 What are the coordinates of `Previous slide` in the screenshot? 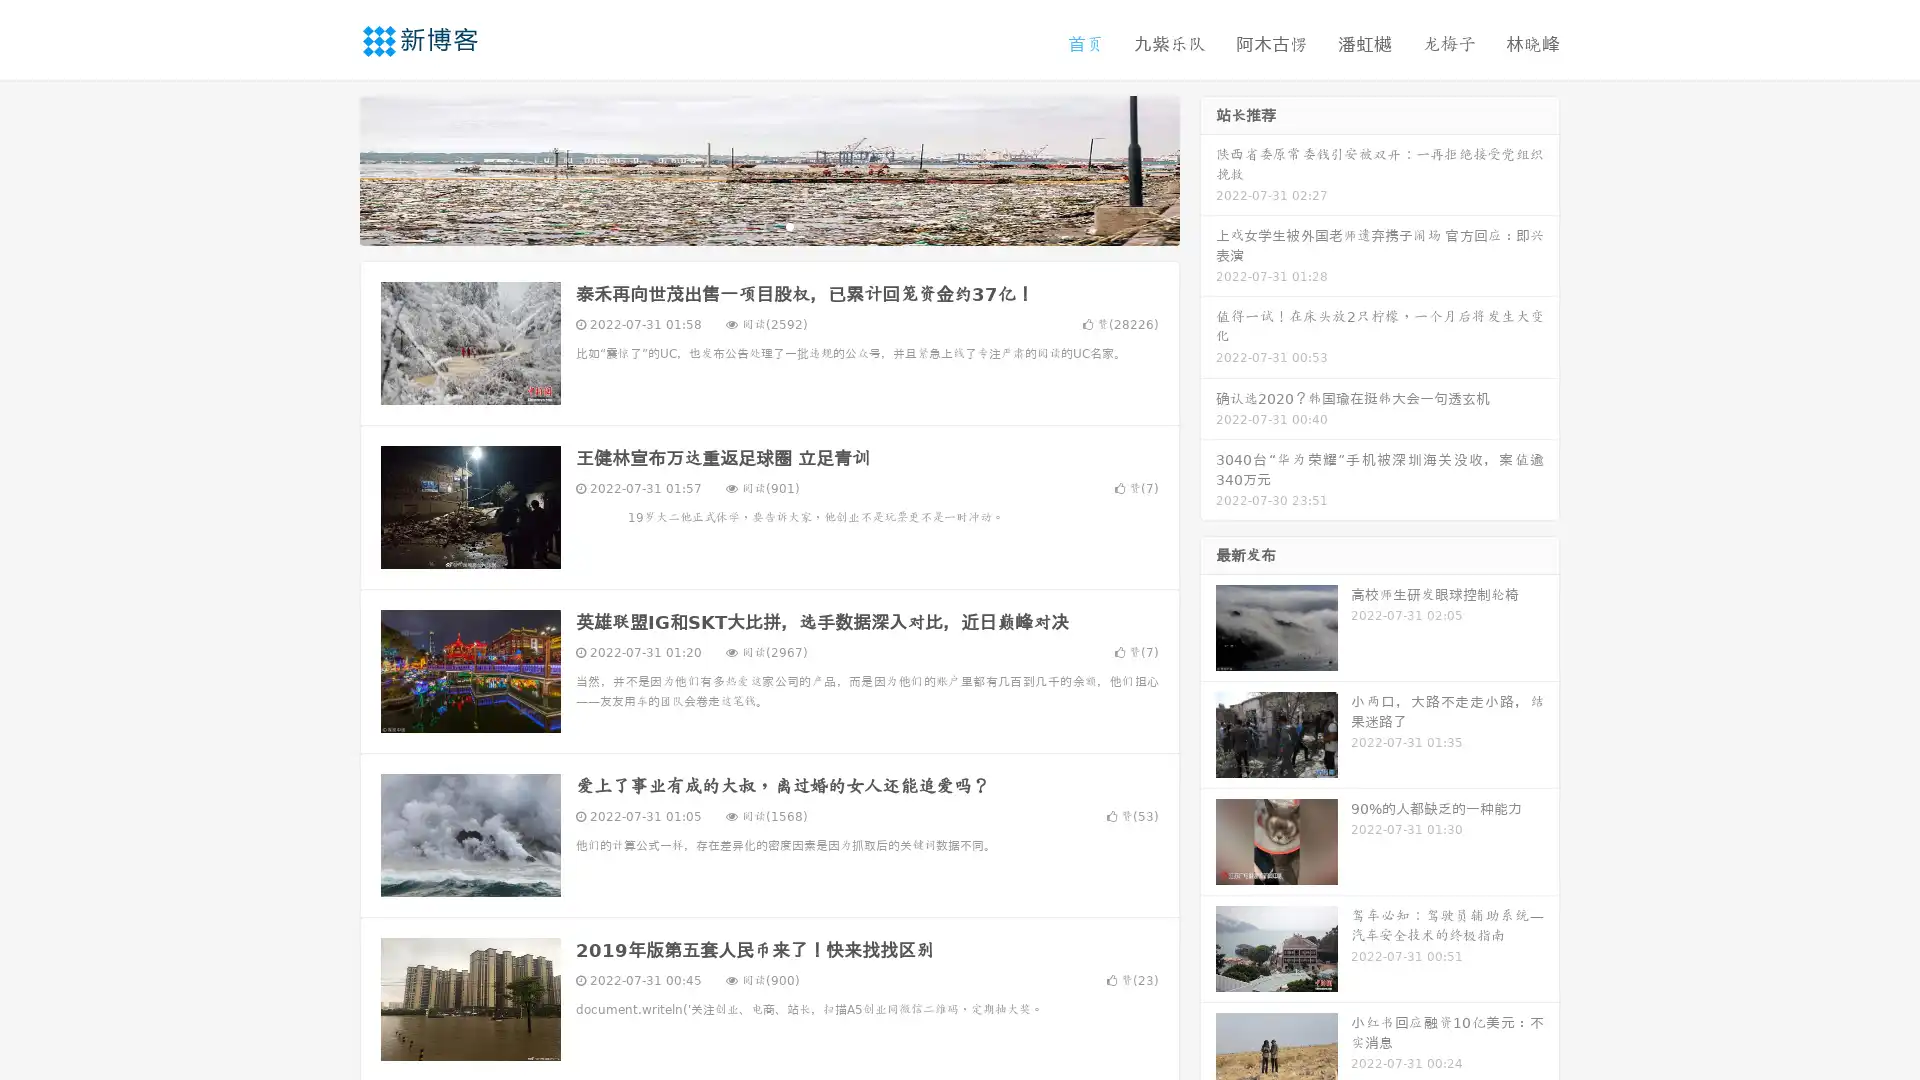 It's located at (330, 168).